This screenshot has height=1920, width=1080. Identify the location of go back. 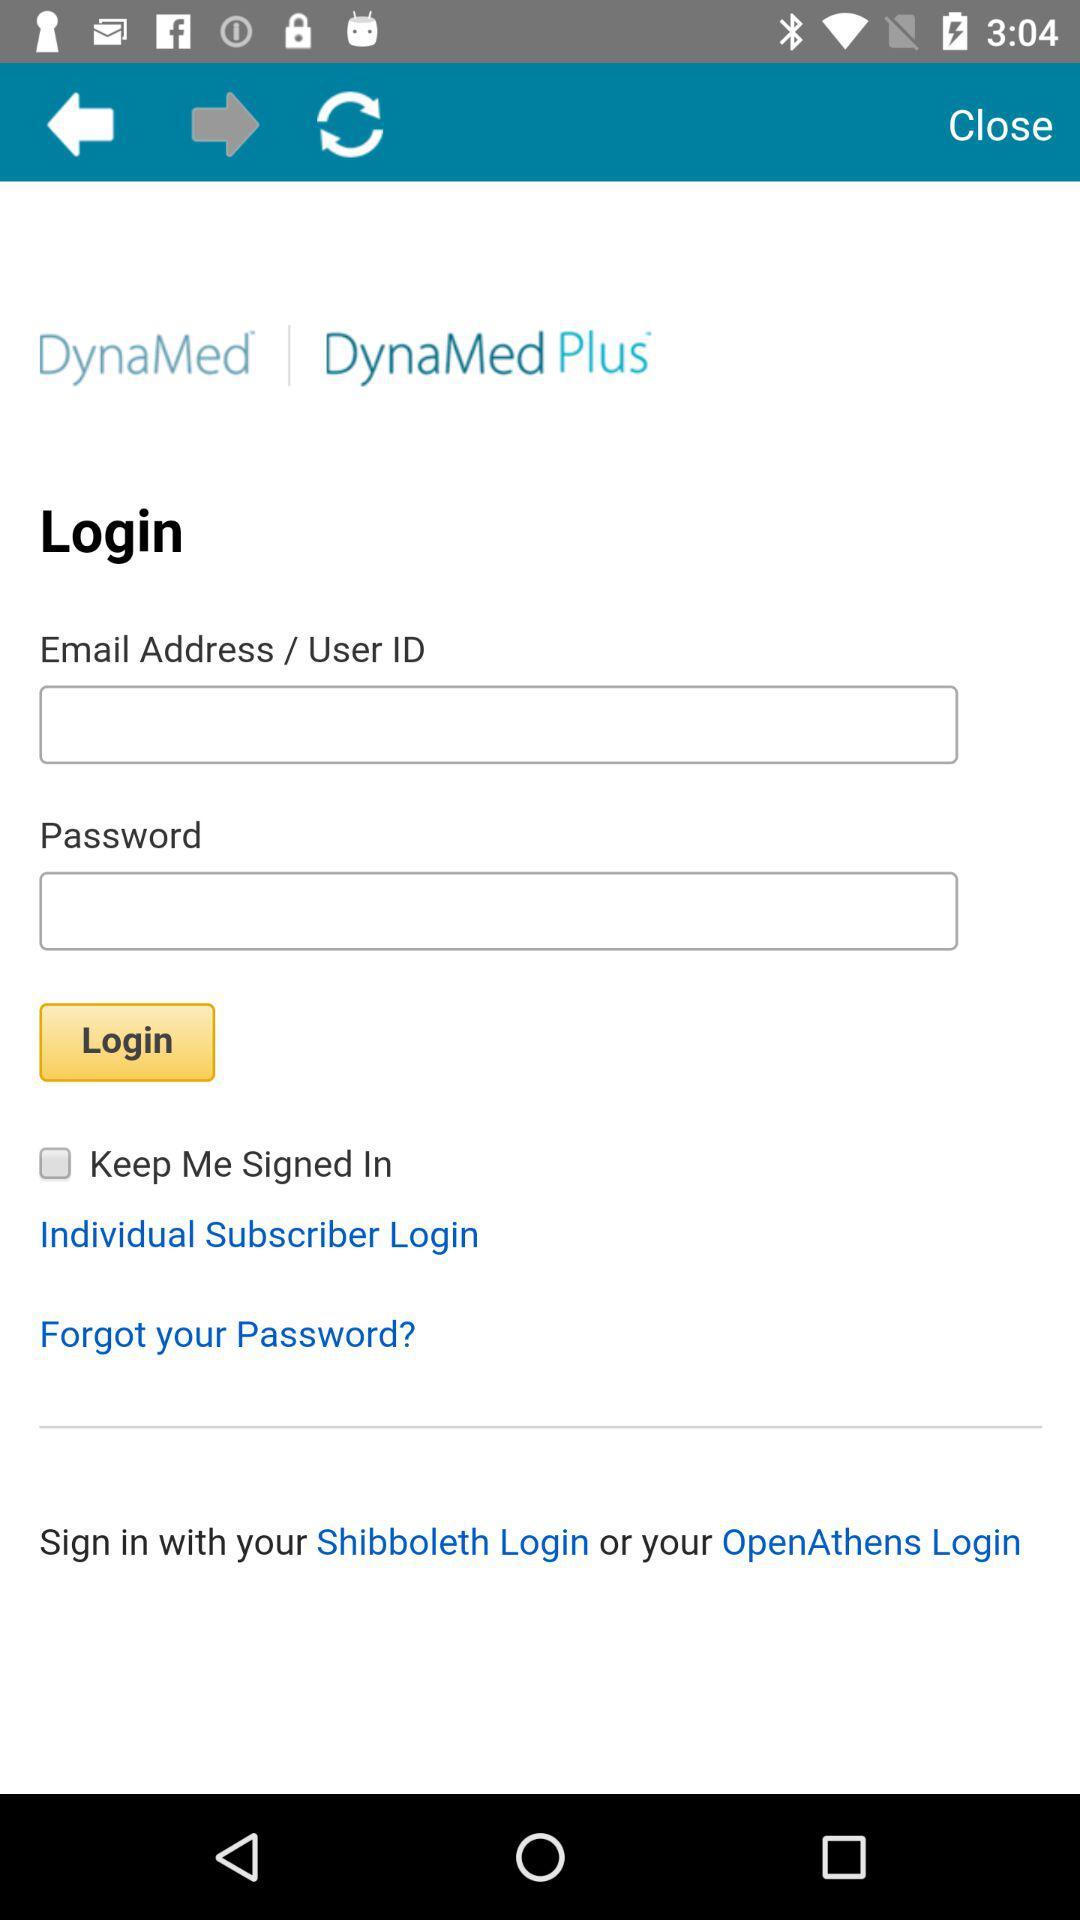
(79, 123).